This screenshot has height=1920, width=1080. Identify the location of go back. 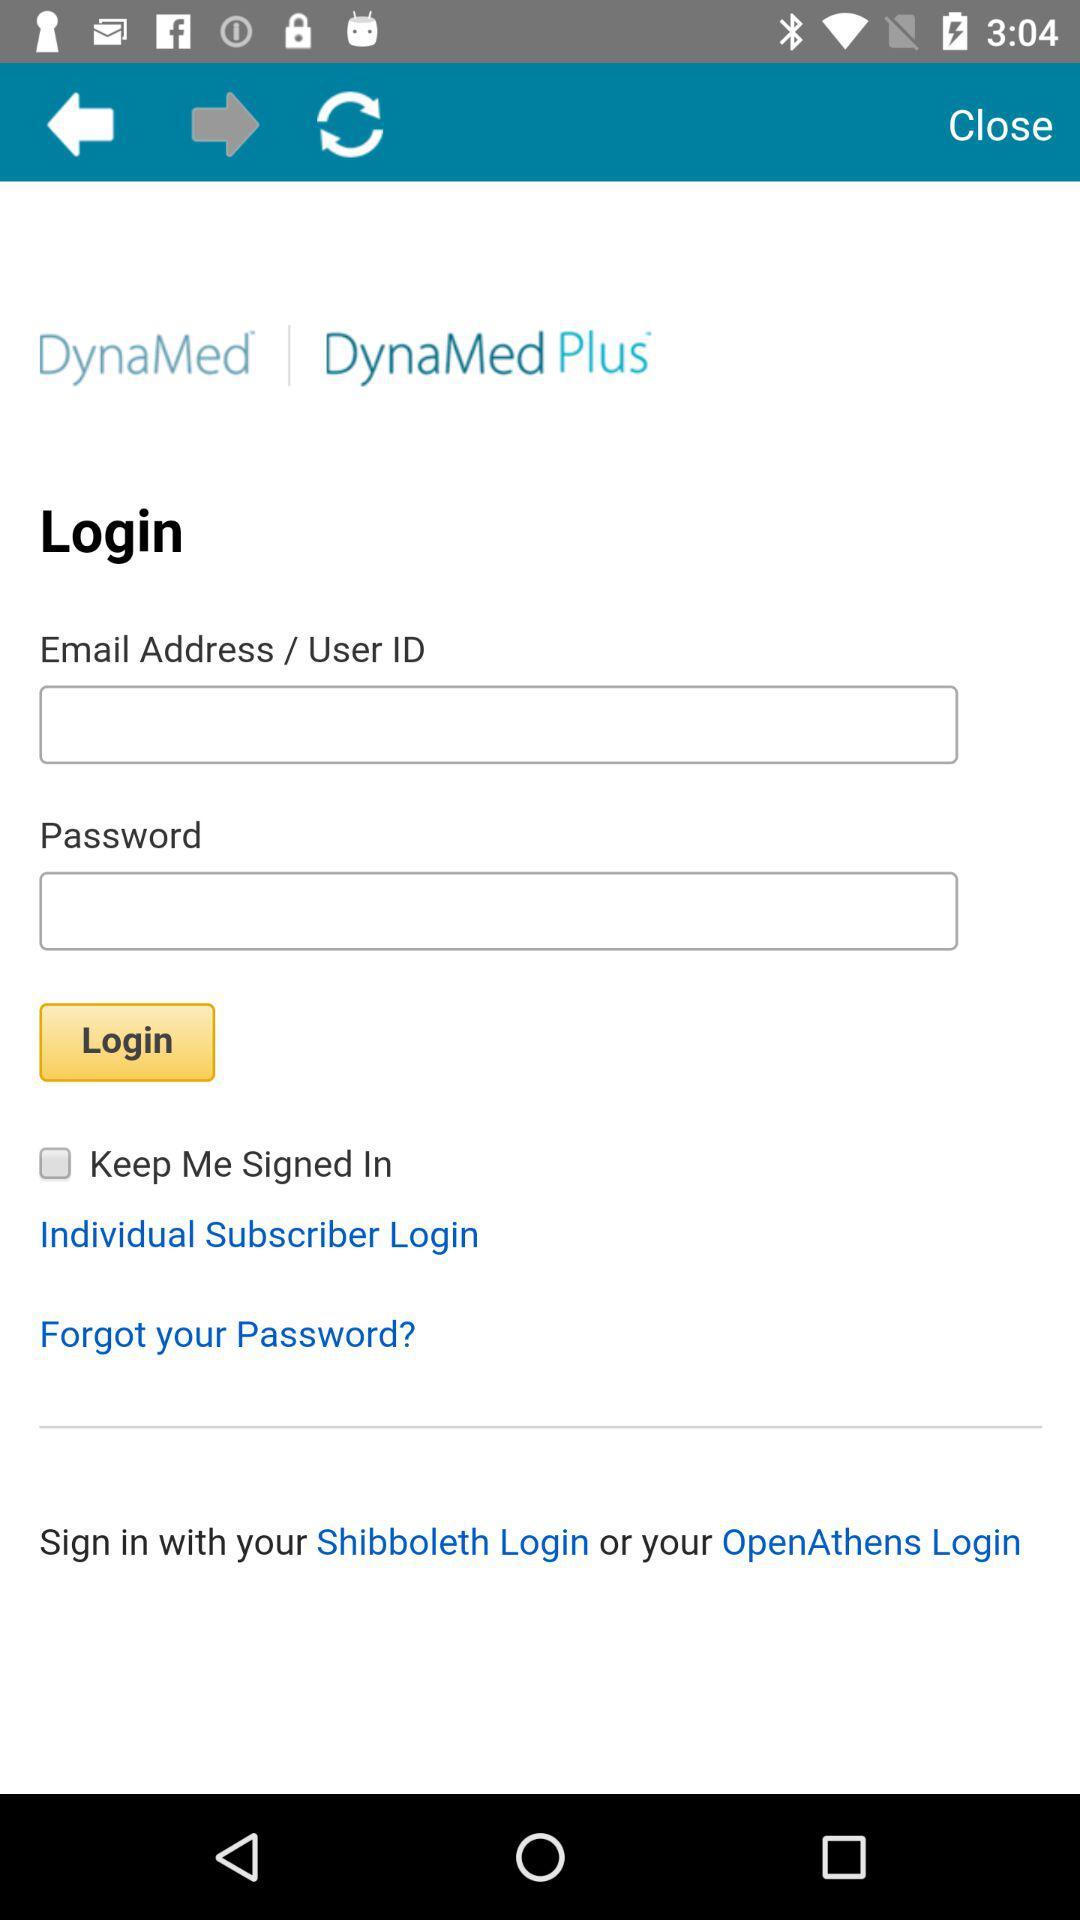
(79, 123).